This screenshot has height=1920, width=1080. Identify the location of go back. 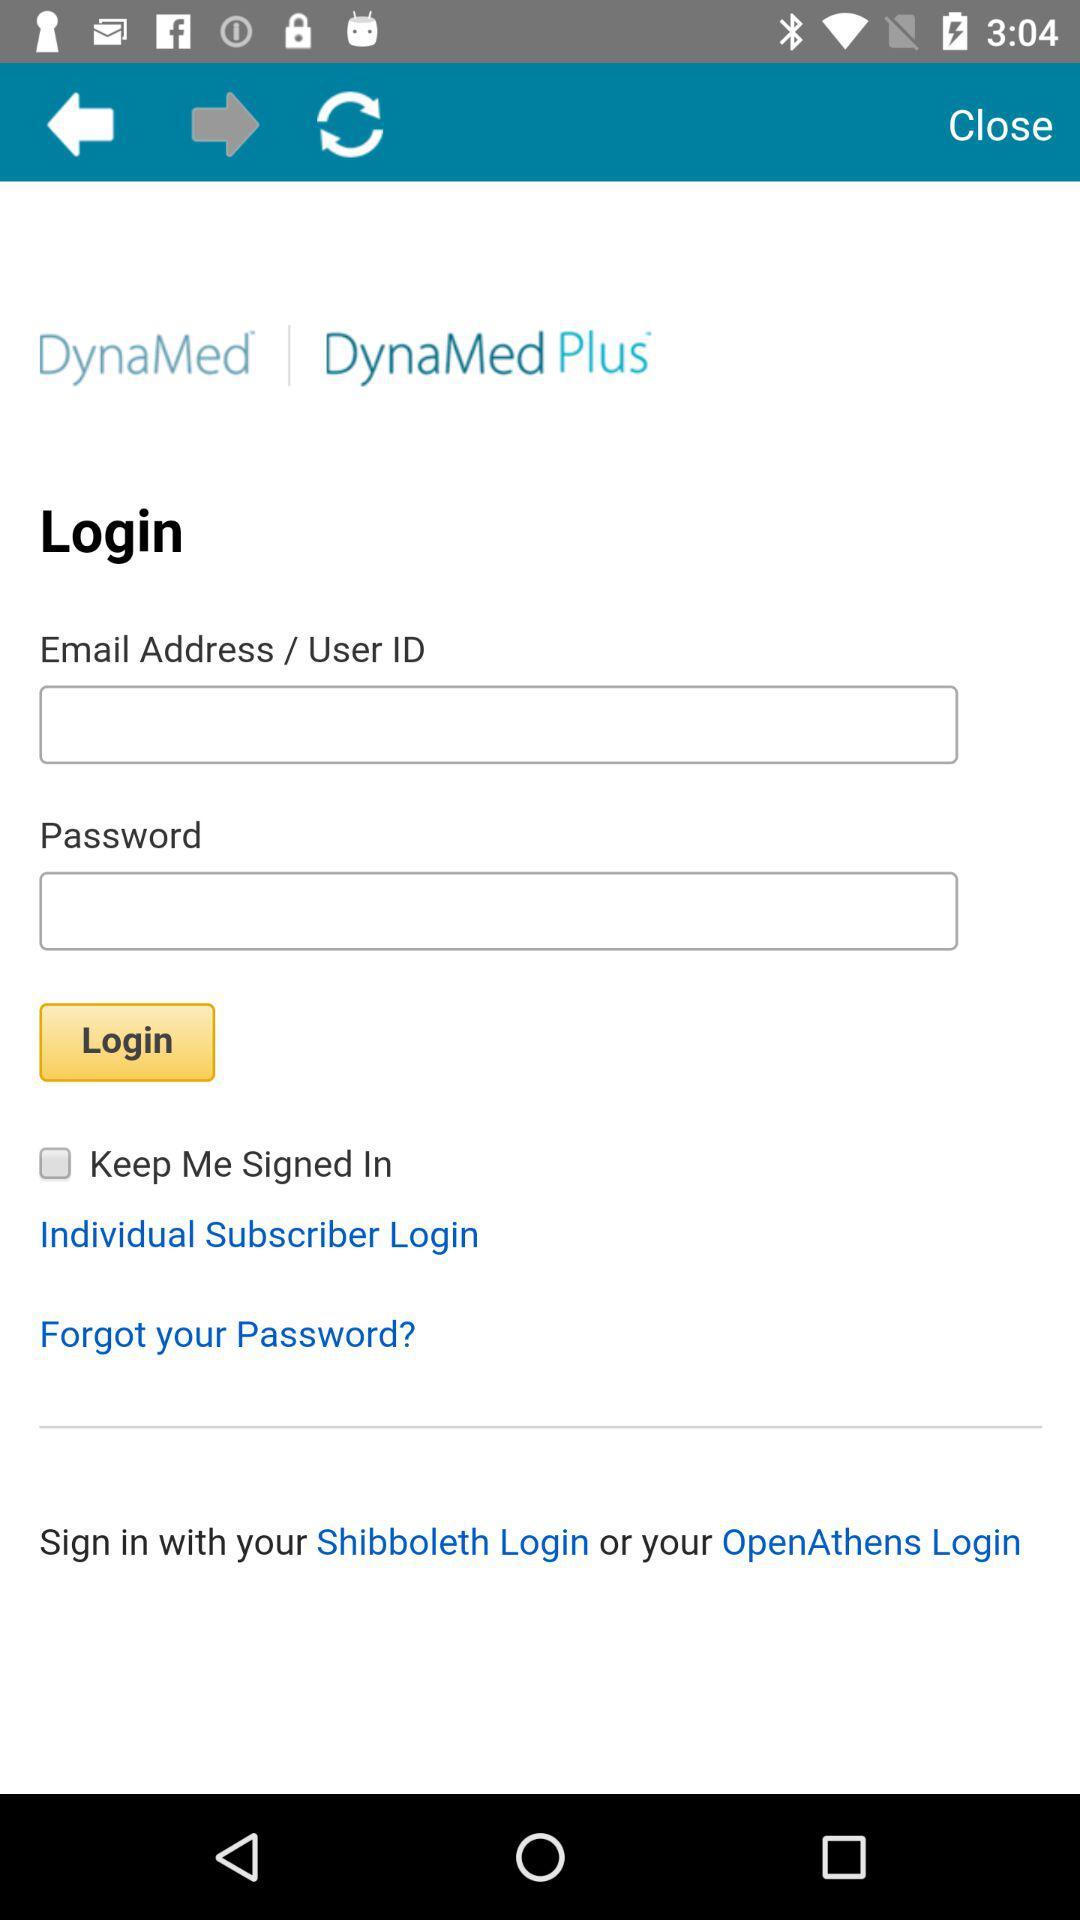
(79, 123).